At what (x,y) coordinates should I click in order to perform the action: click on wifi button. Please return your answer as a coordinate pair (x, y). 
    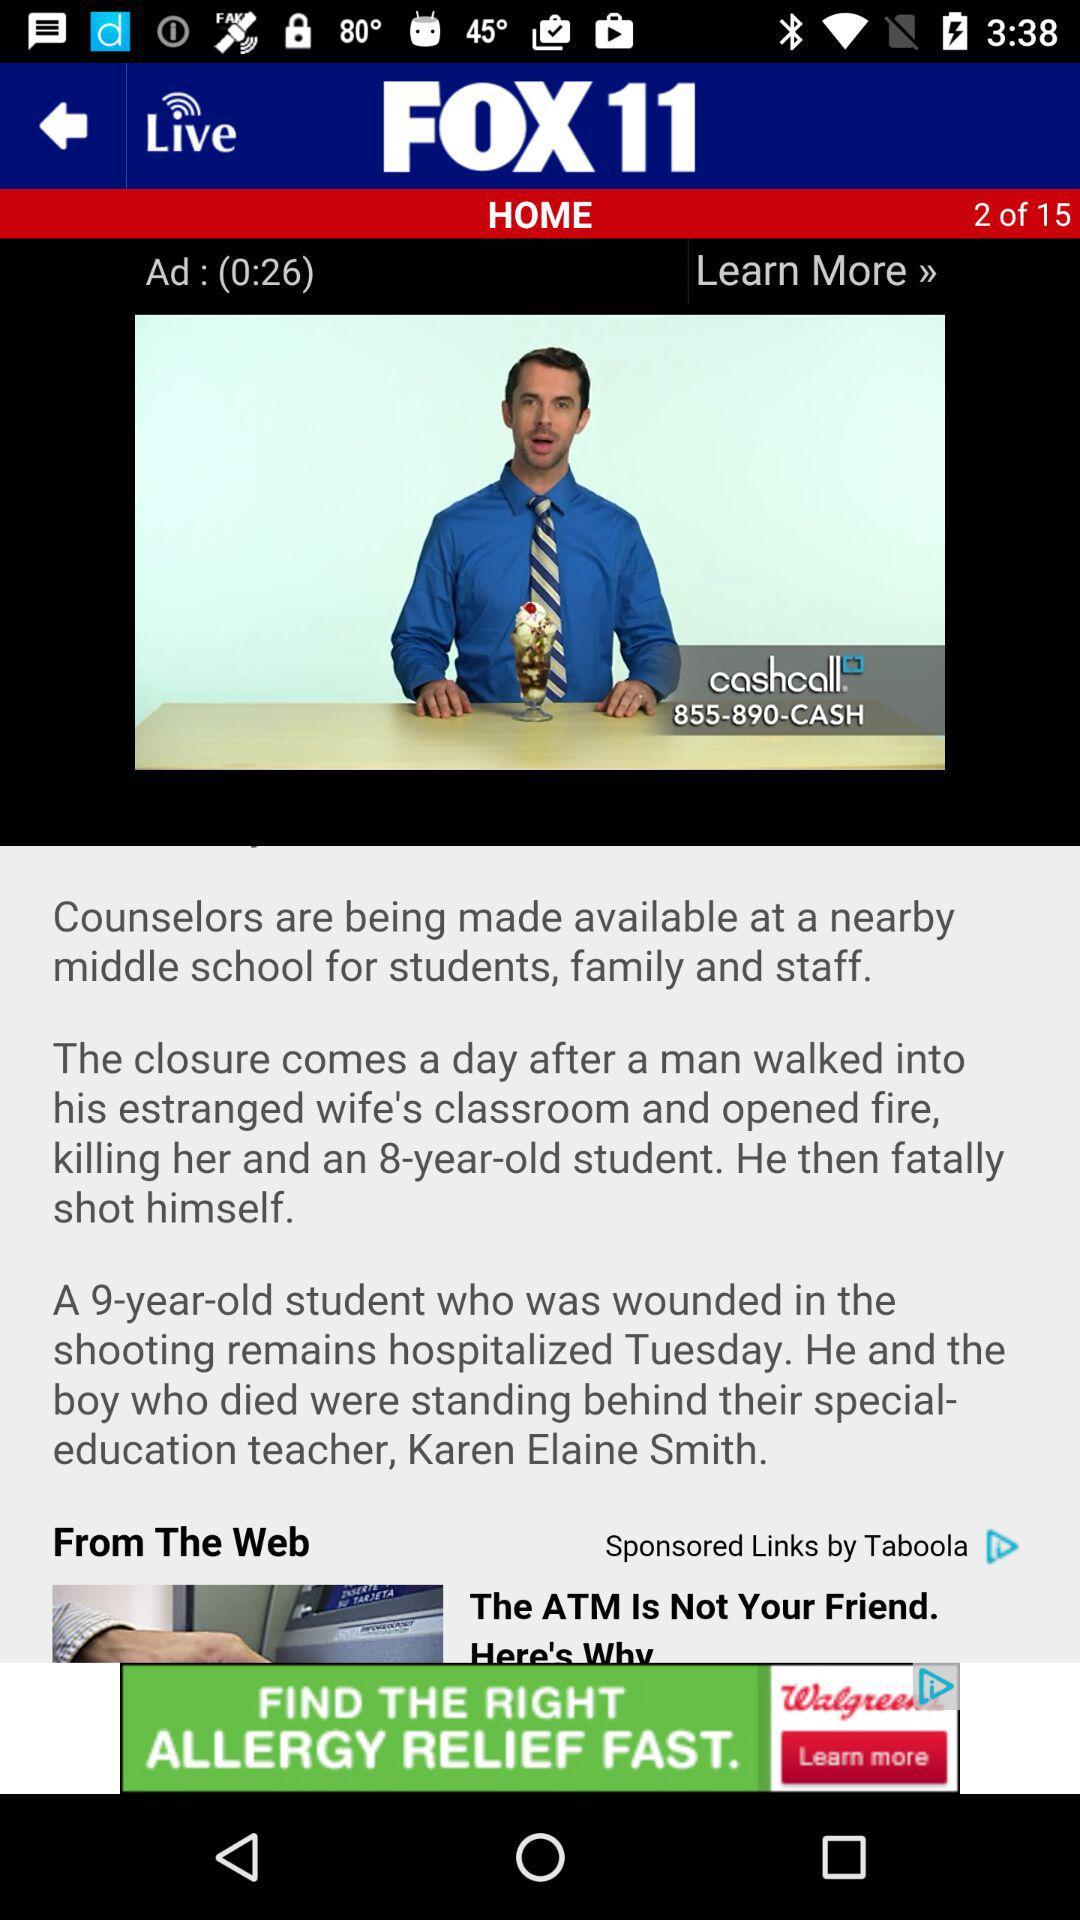
    Looking at the image, I should click on (189, 124).